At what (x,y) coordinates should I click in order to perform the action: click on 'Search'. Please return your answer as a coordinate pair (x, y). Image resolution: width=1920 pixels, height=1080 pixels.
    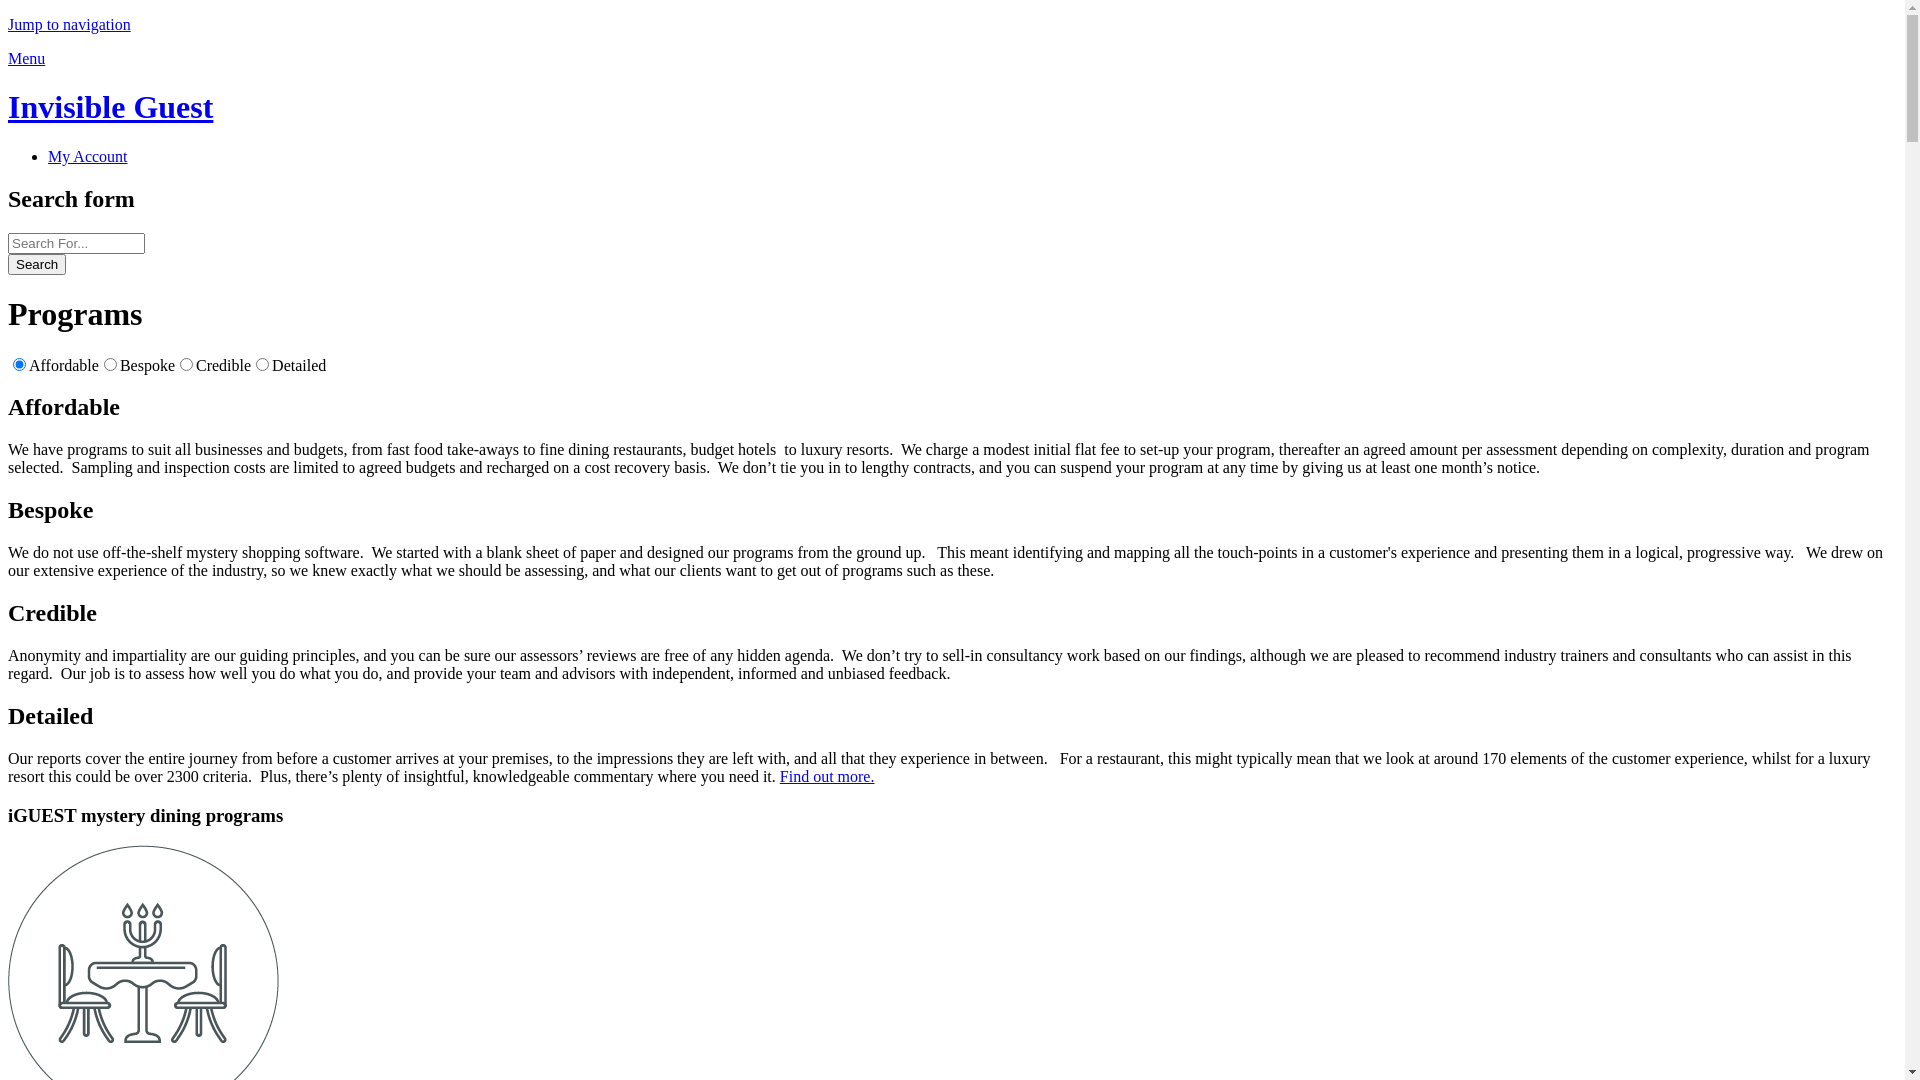
    Looking at the image, I should click on (37, 263).